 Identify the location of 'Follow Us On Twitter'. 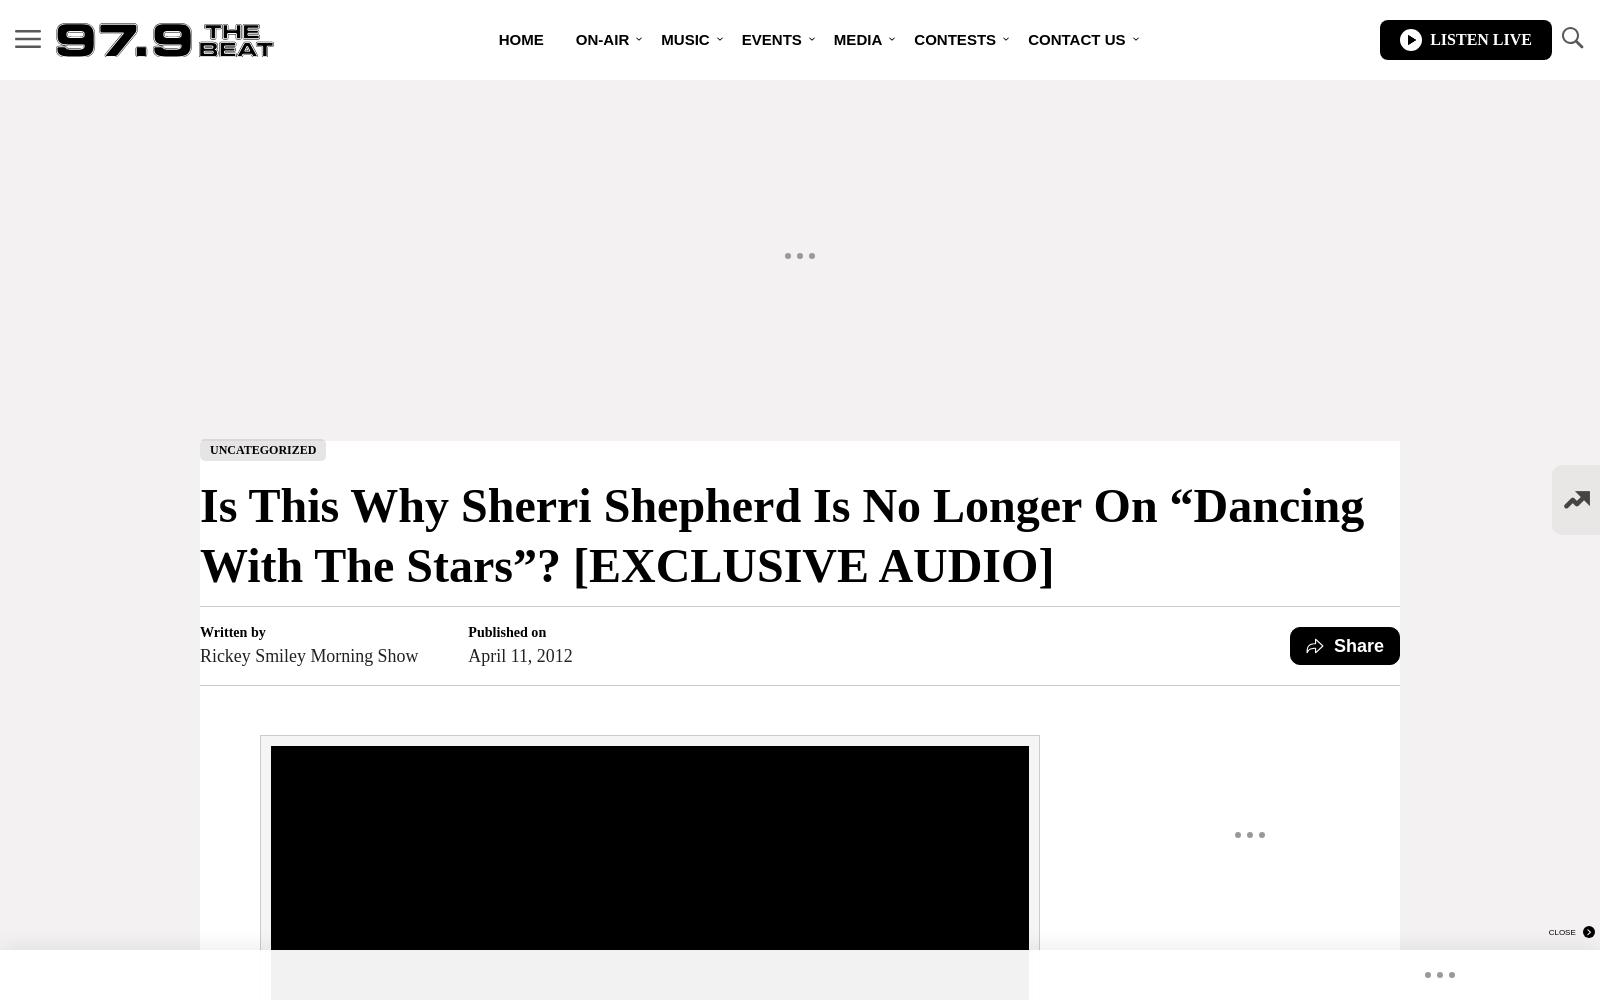
(1028, 210).